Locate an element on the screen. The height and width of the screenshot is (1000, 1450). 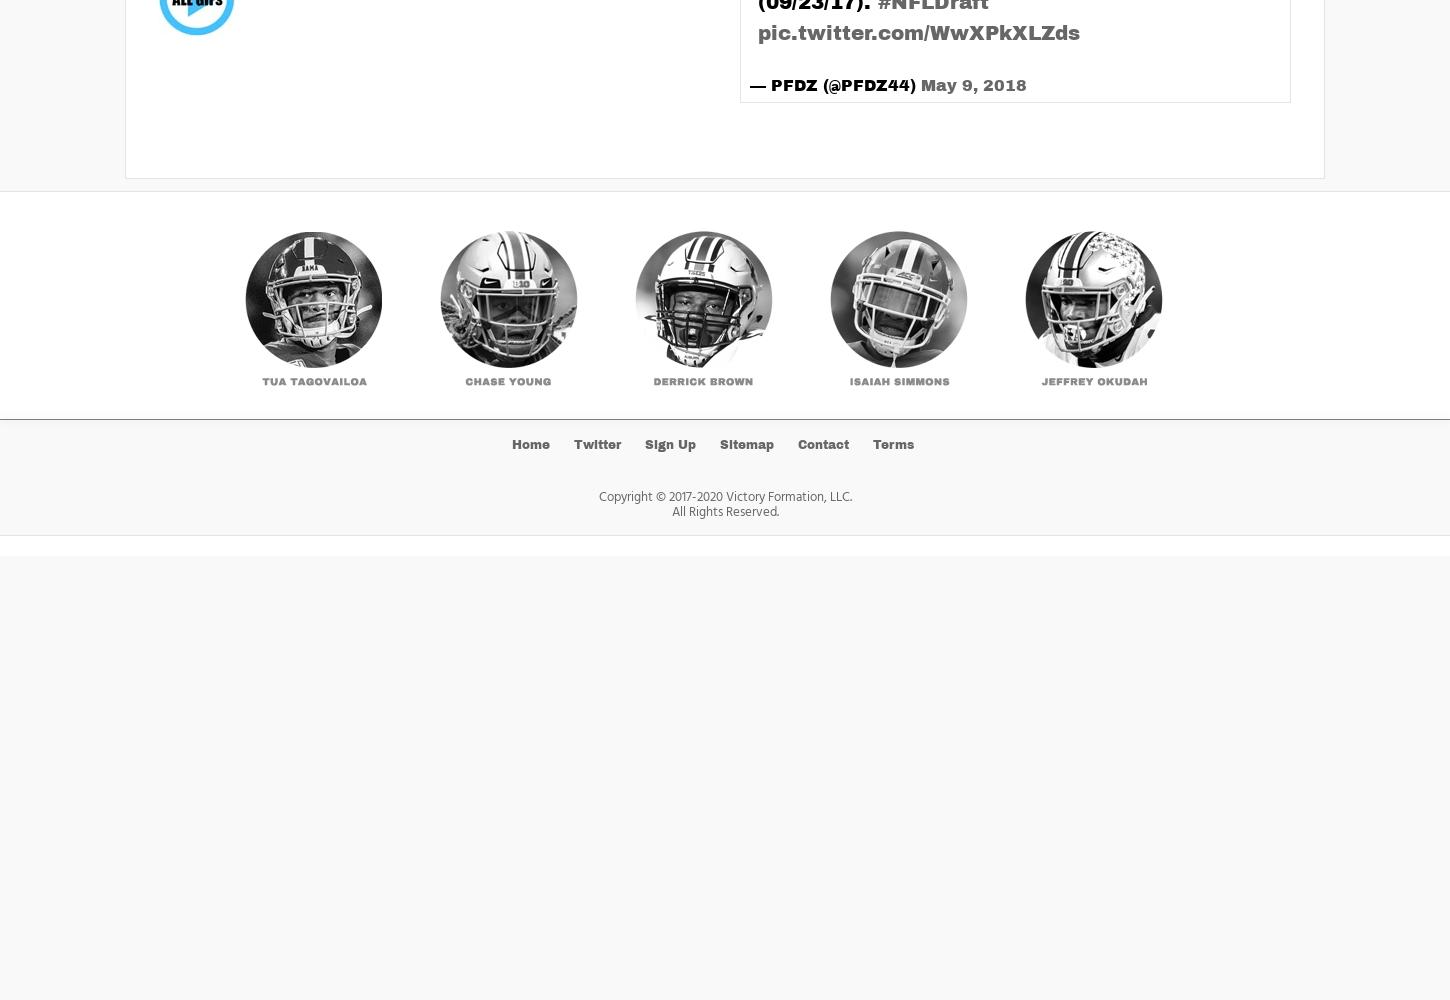
'Copyright © 2017-2020 Victory Formation, LLC.' is located at coordinates (723, 495).